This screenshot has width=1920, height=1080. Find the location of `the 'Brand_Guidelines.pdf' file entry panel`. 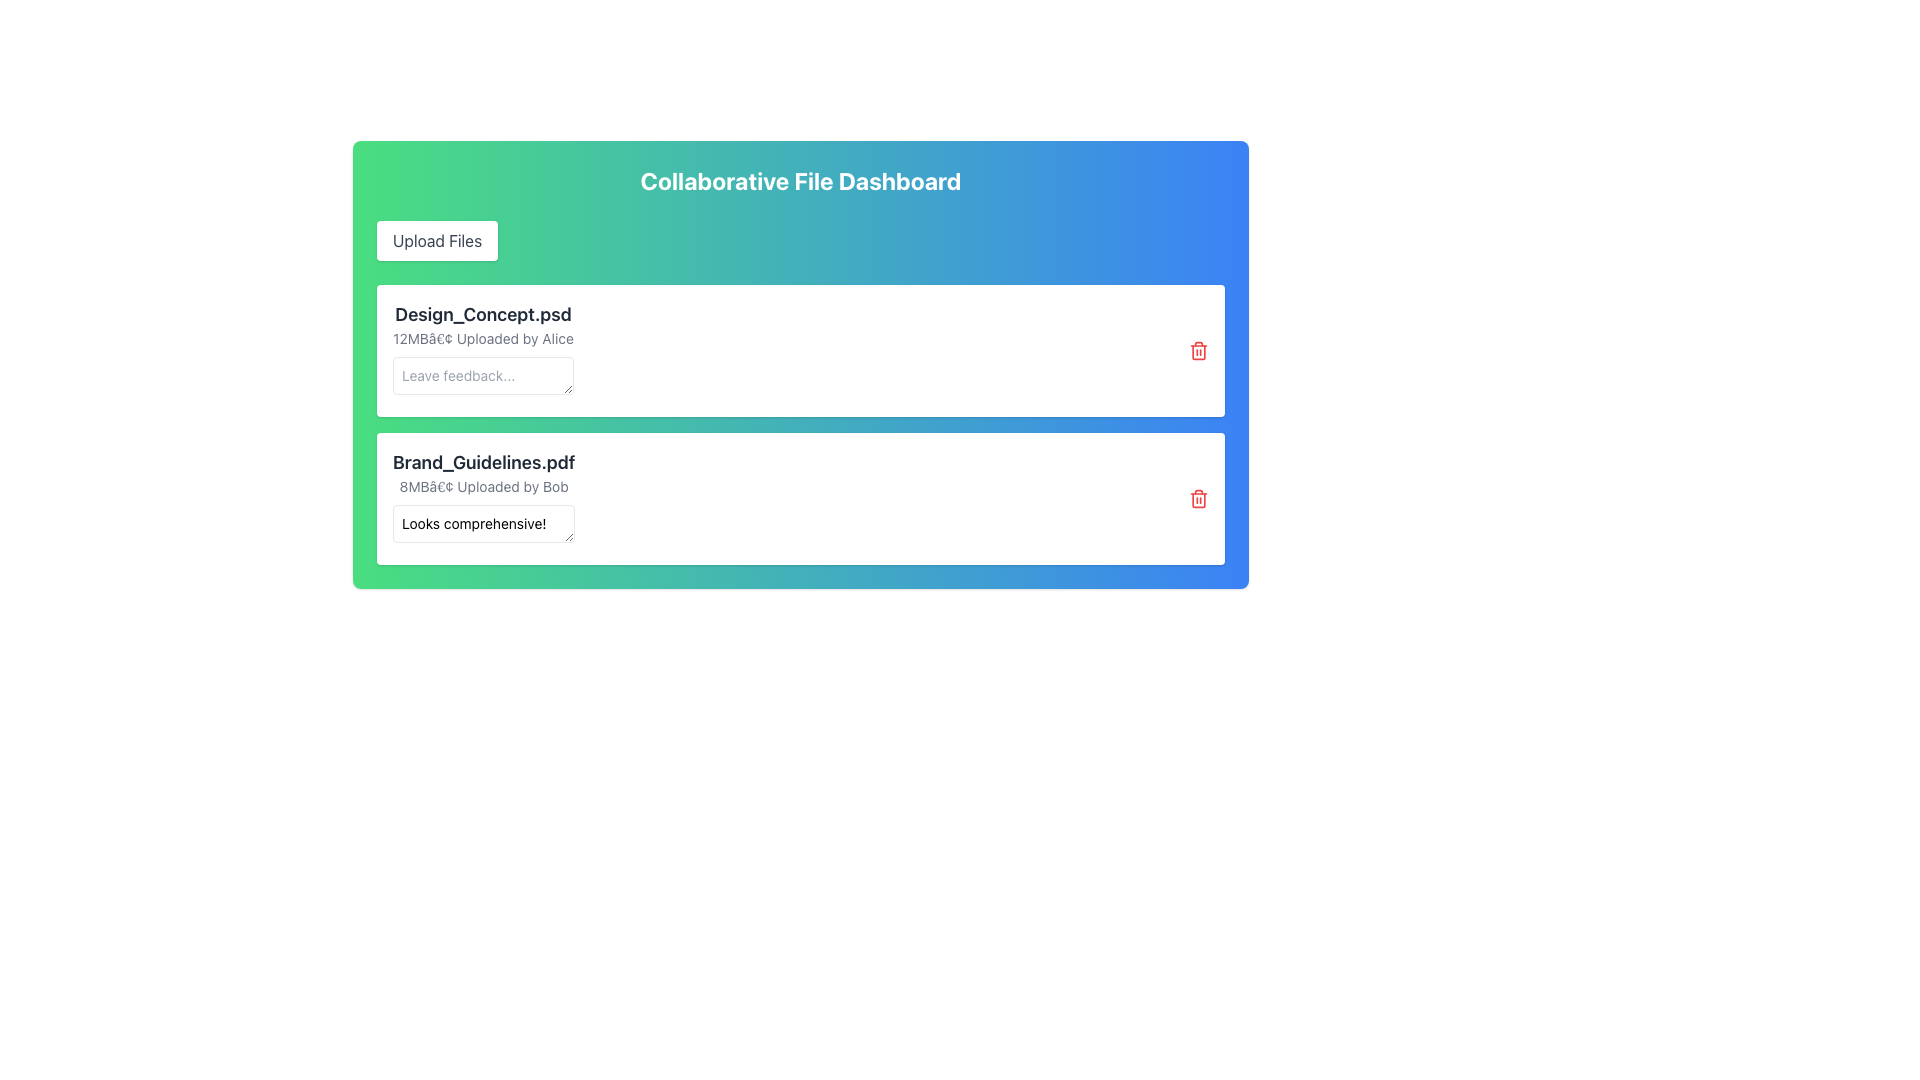

the 'Brand_Guidelines.pdf' file entry panel is located at coordinates (801, 497).